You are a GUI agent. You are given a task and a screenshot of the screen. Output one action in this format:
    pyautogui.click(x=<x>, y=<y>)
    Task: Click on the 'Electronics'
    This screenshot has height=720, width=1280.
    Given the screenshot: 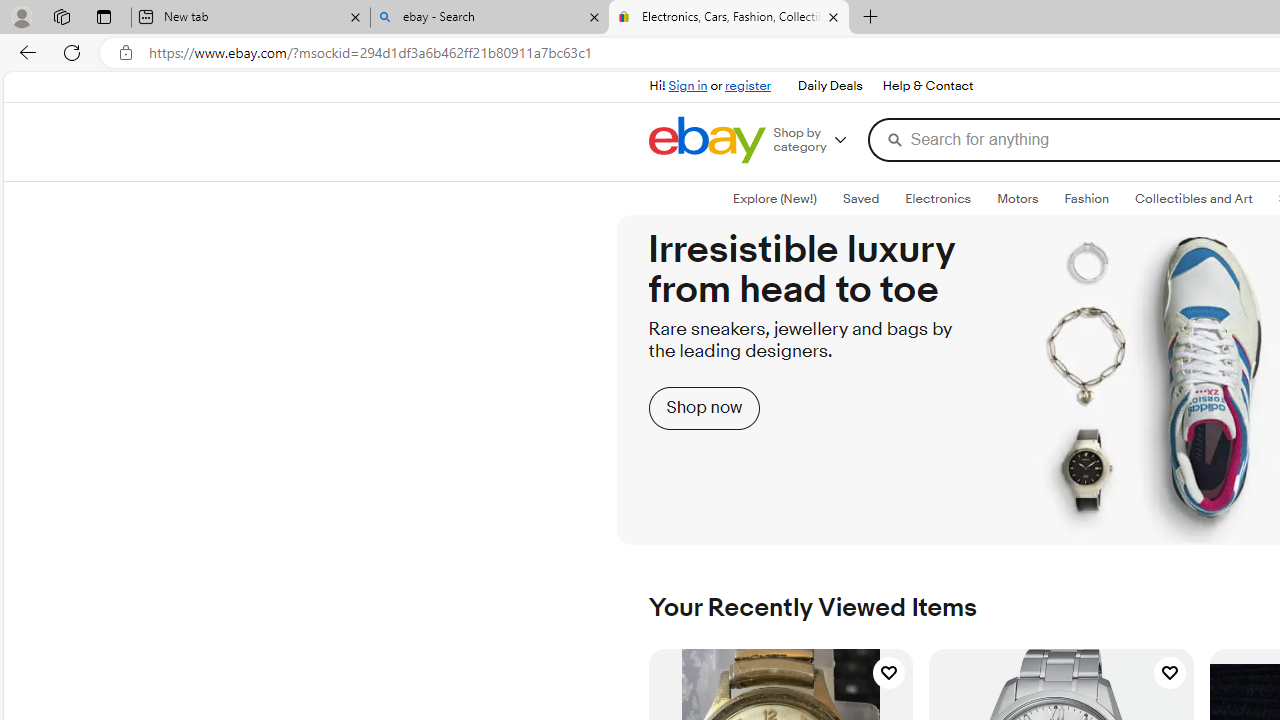 What is the action you would take?
    pyautogui.click(x=937, y=199)
    